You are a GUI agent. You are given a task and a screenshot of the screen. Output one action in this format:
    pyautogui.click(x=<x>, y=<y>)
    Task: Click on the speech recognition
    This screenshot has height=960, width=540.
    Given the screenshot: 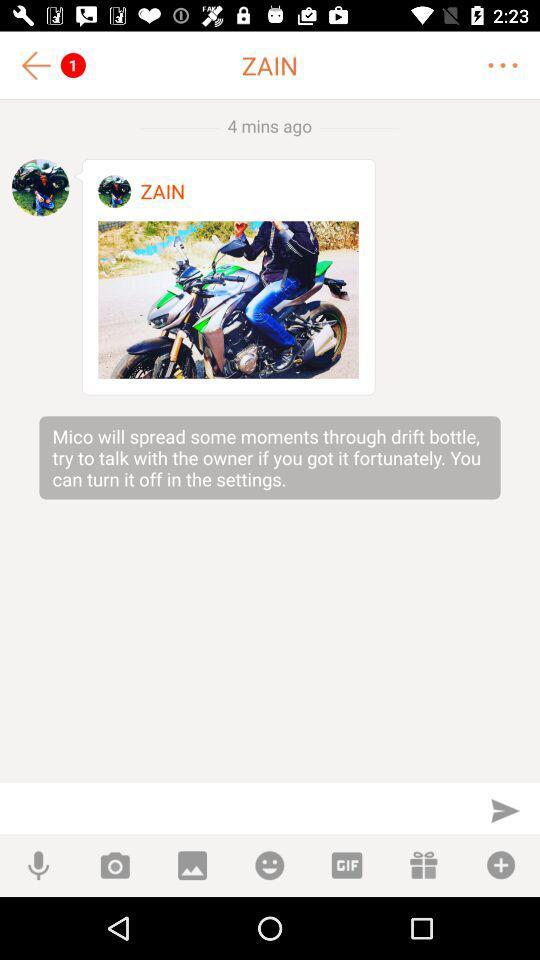 What is the action you would take?
    pyautogui.click(x=38, y=864)
    